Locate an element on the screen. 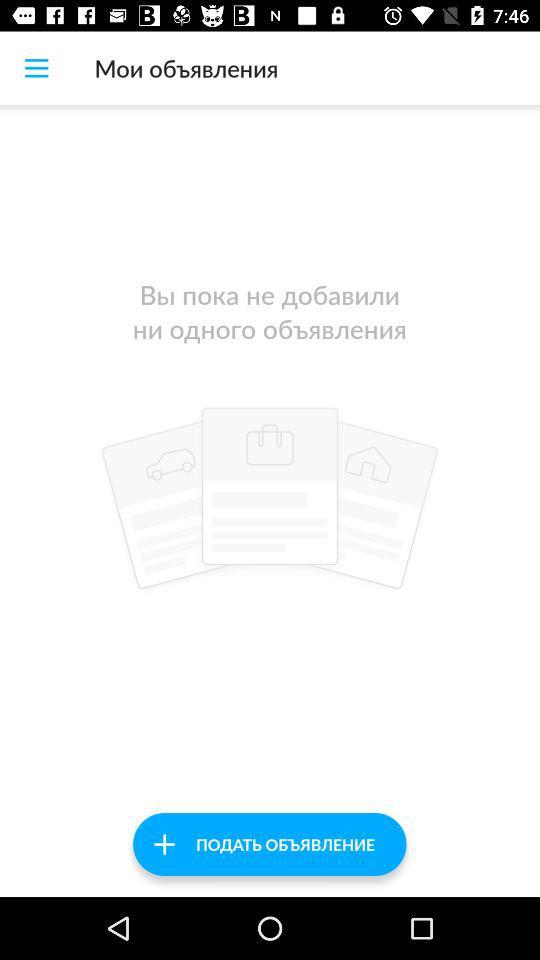 The image size is (540, 960). item at the top left corner is located at coordinates (36, 68).